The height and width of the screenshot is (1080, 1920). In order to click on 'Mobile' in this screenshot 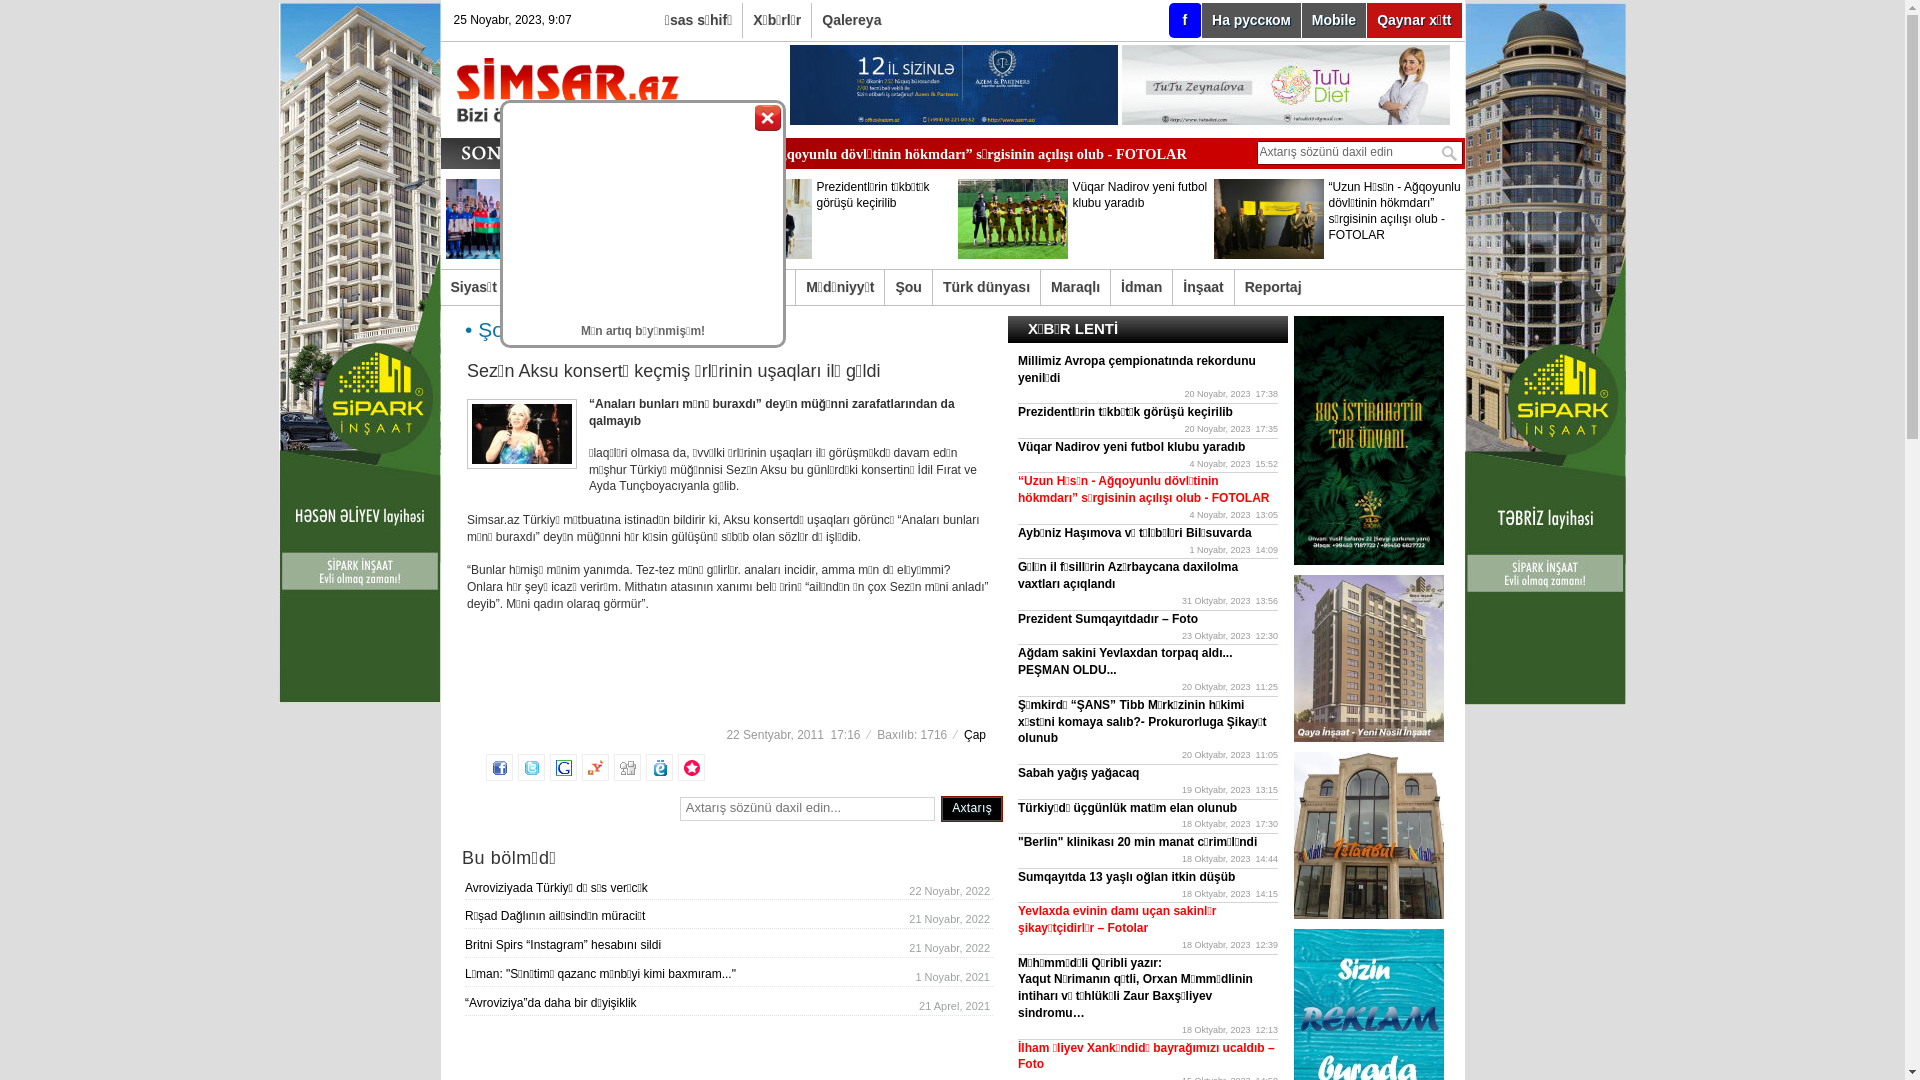, I will do `click(1334, 20)`.